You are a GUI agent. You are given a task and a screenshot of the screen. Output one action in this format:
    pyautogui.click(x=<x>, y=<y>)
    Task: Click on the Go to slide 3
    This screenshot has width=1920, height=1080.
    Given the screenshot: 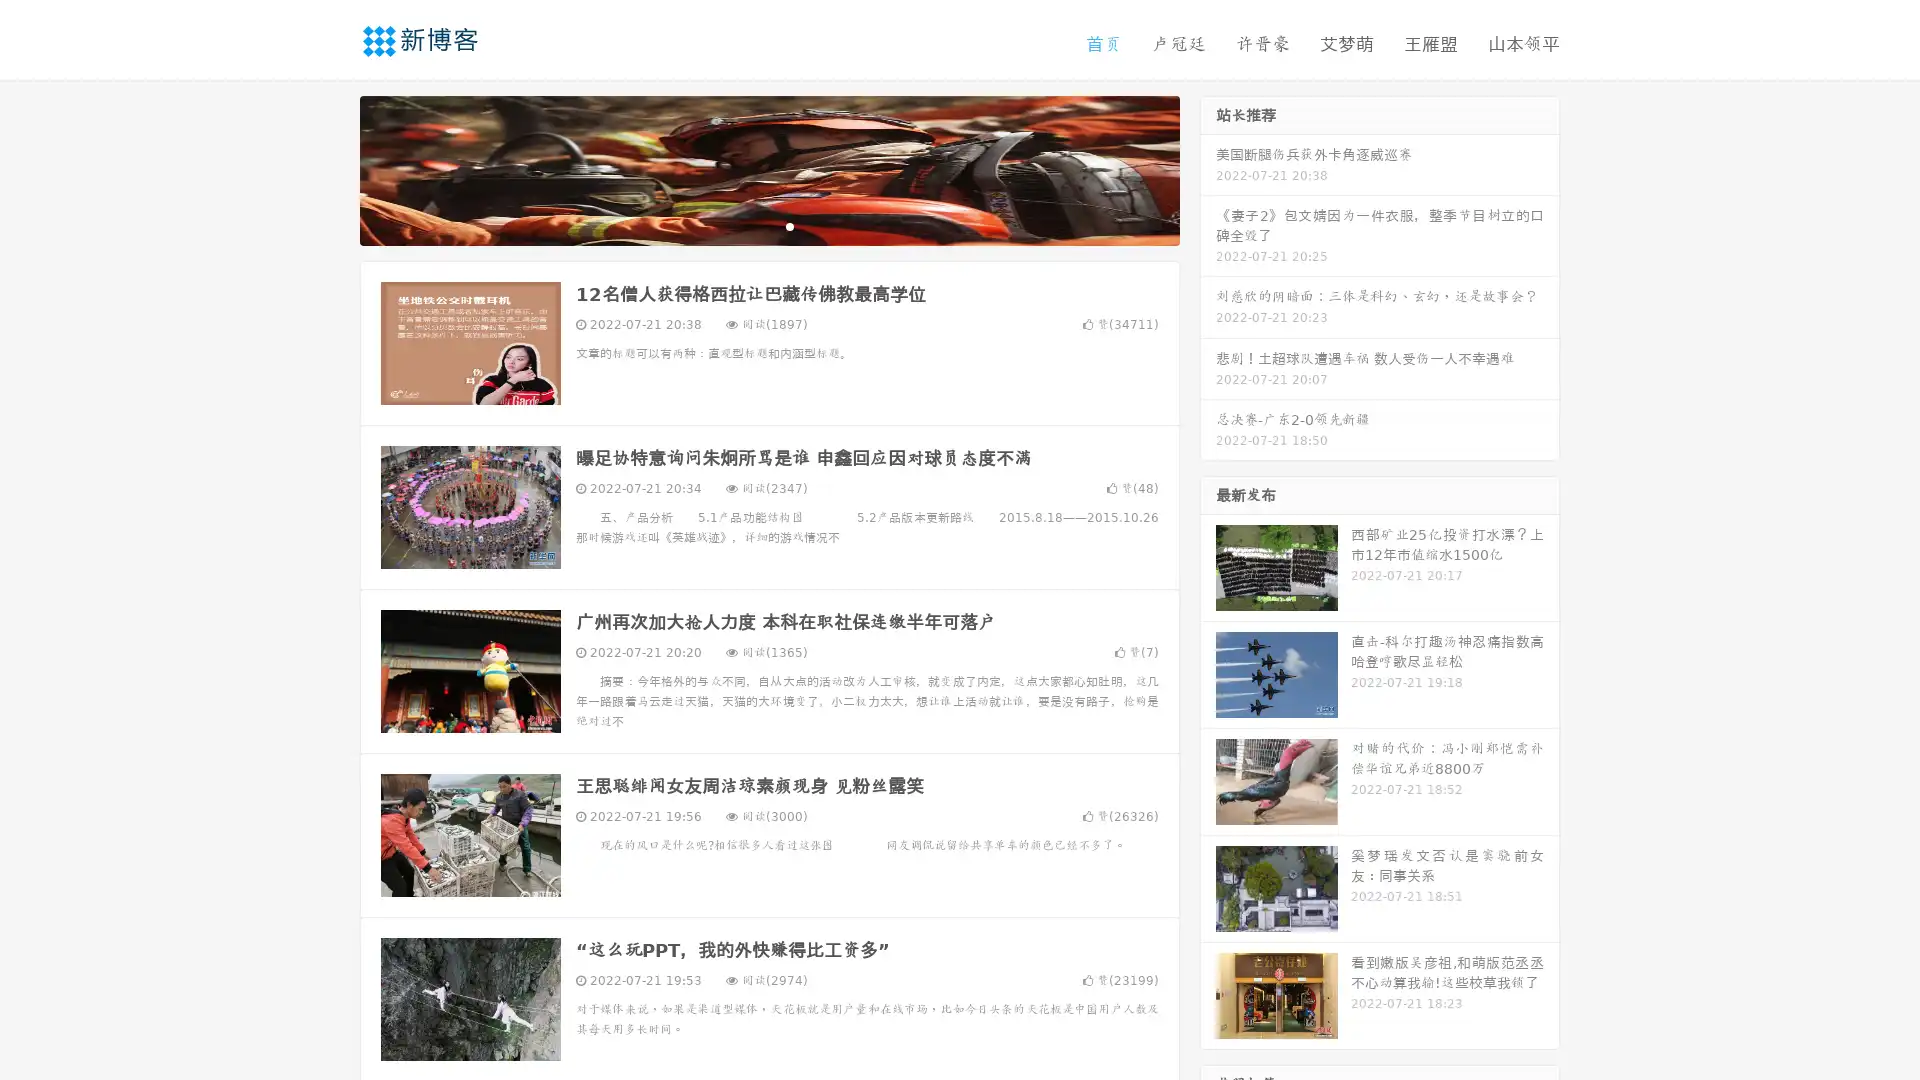 What is the action you would take?
    pyautogui.click(x=789, y=225)
    